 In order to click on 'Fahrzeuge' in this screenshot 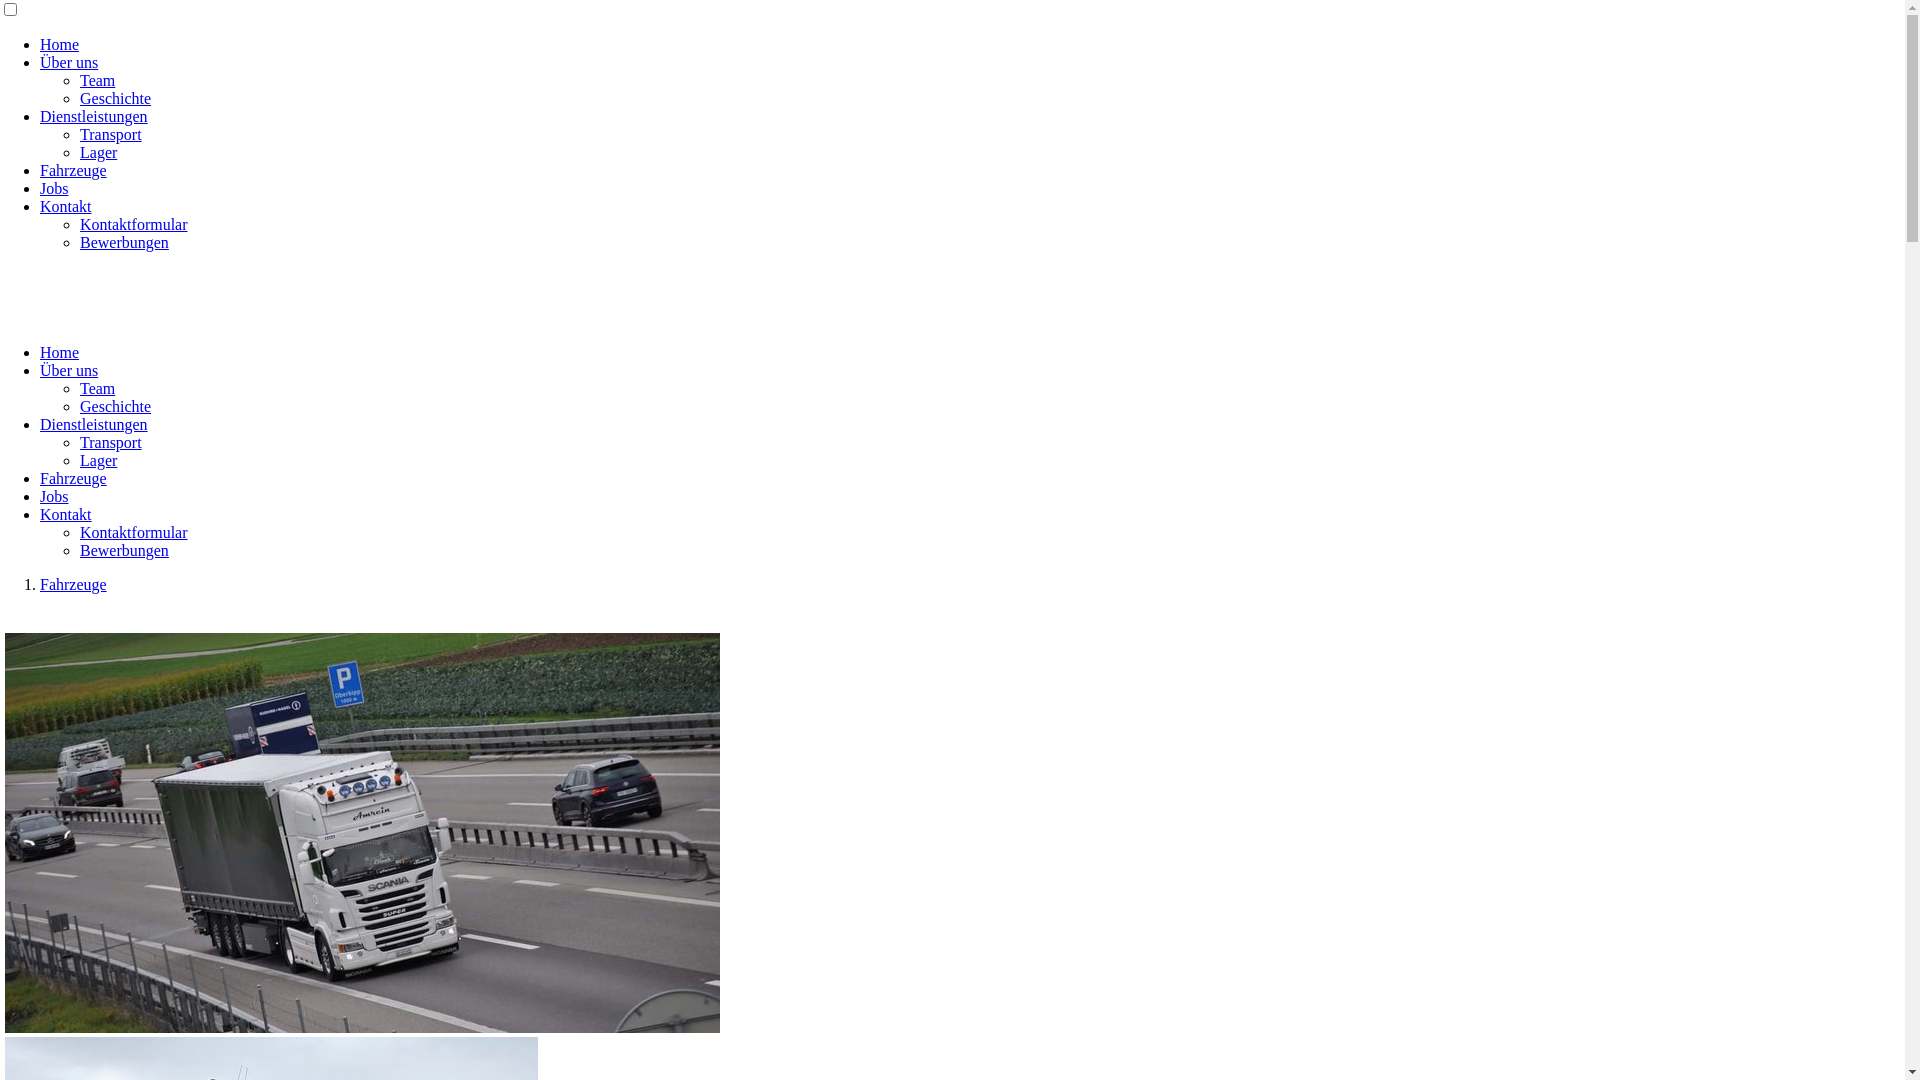, I will do `click(73, 169)`.